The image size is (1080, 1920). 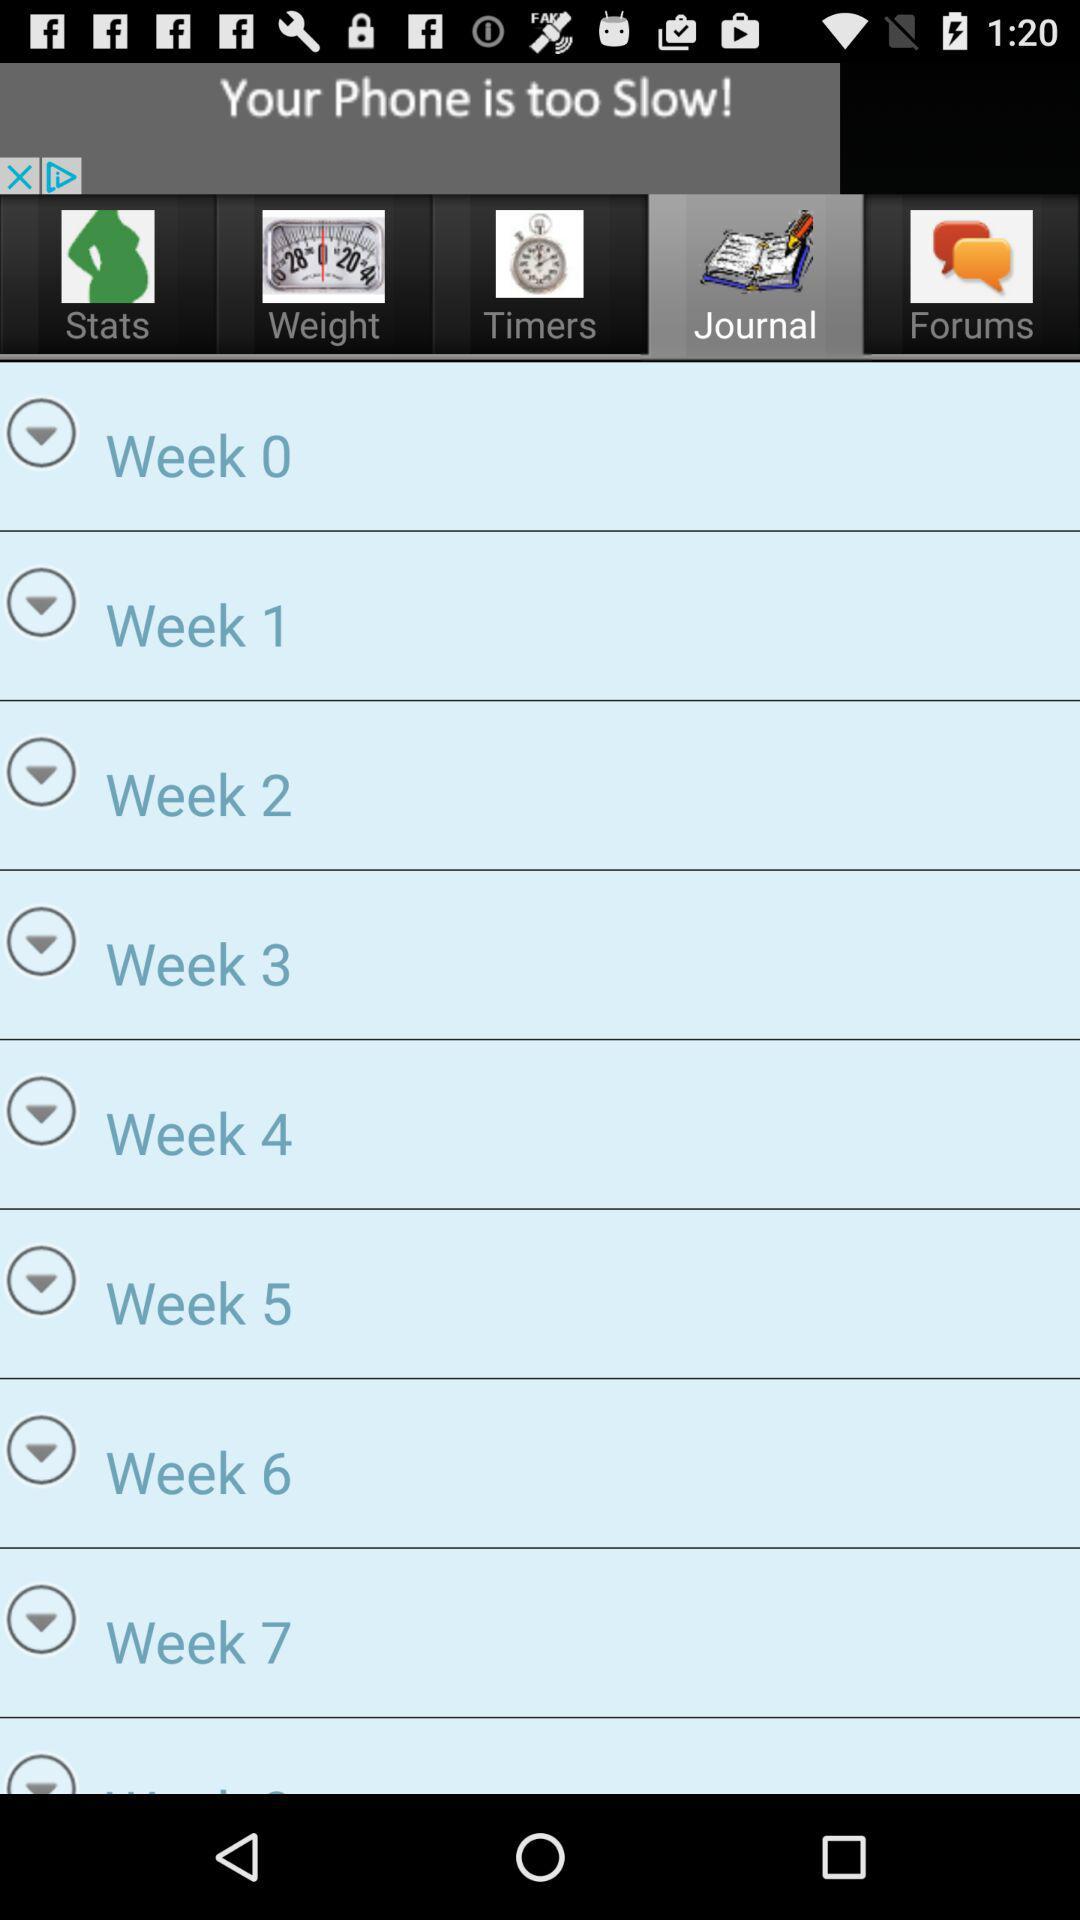 I want to click on forums icon, so click(x=971, y=255).